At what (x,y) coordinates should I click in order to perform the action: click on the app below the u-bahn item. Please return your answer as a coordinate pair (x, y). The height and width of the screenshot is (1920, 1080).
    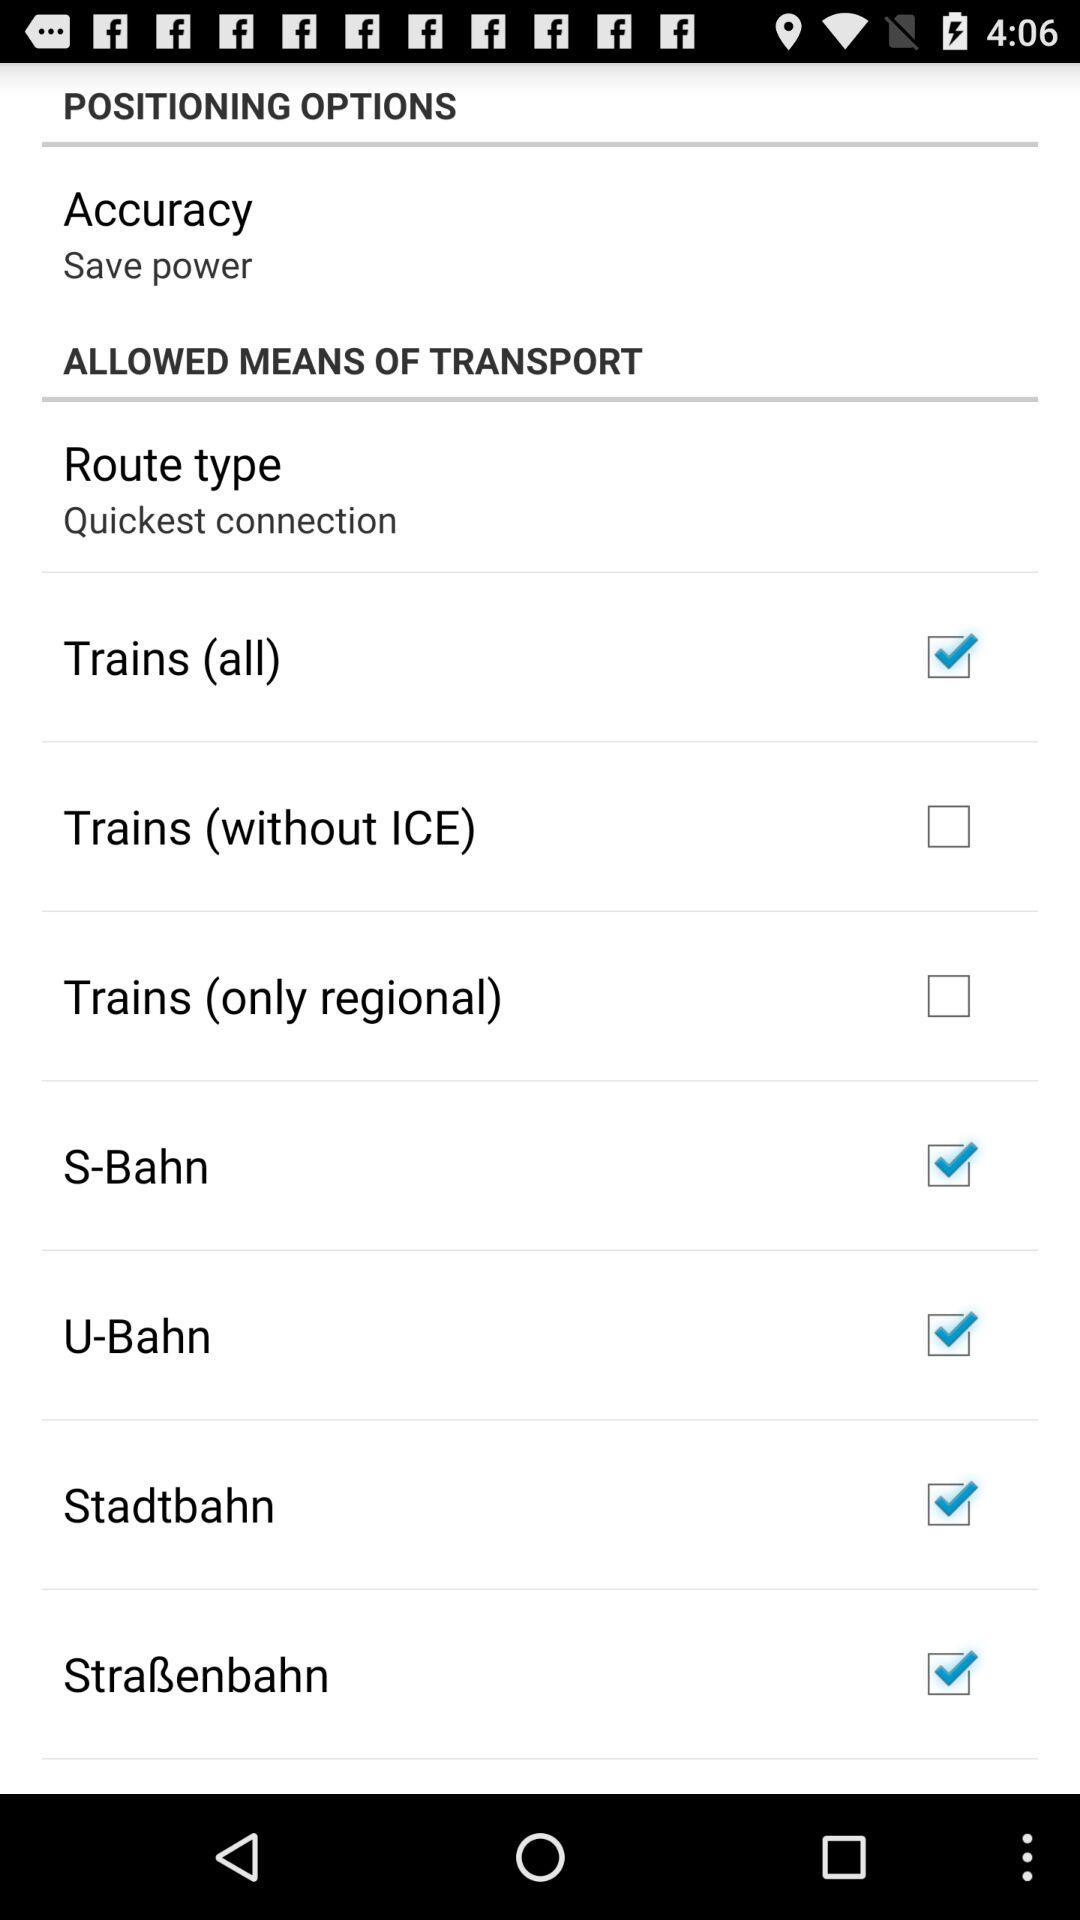
    Looking at the image, I should click on (168, 1504).